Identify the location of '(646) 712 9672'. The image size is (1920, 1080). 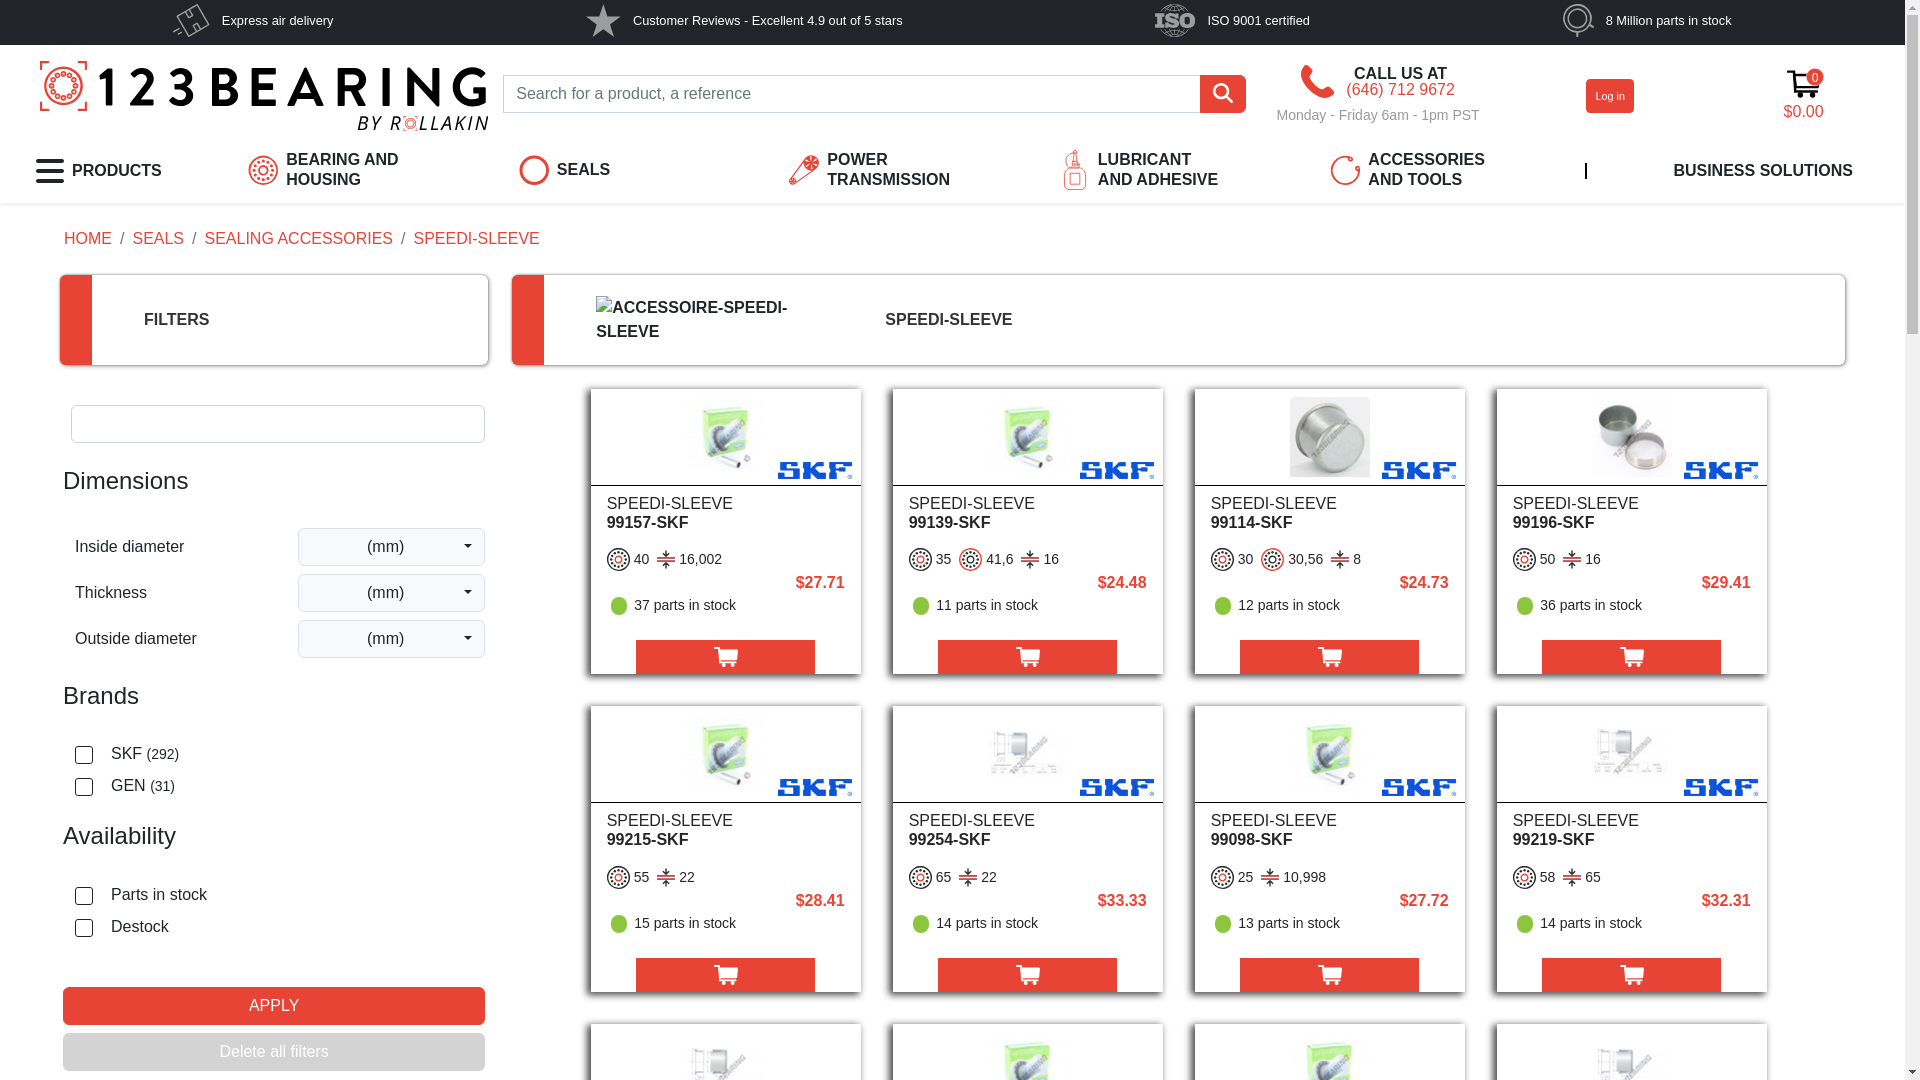
(1345, 88).